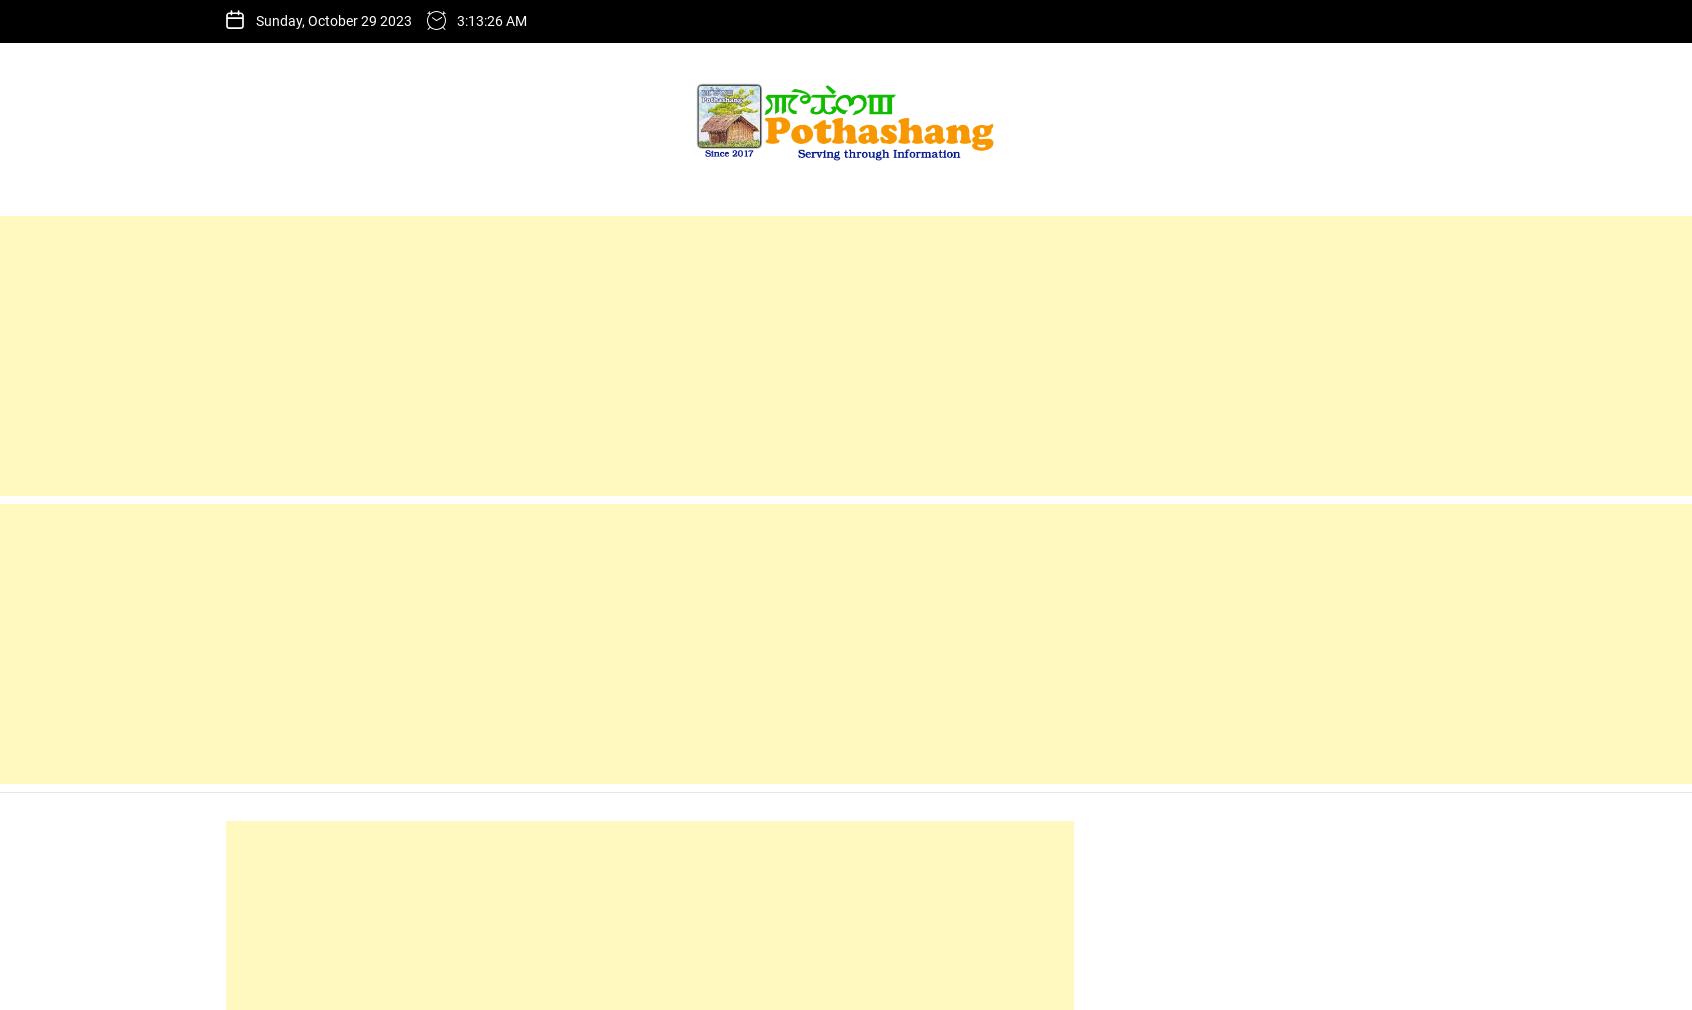 This screenshot has height=1010, width=1692. I want to click on 'Next:', so click(678, 49).